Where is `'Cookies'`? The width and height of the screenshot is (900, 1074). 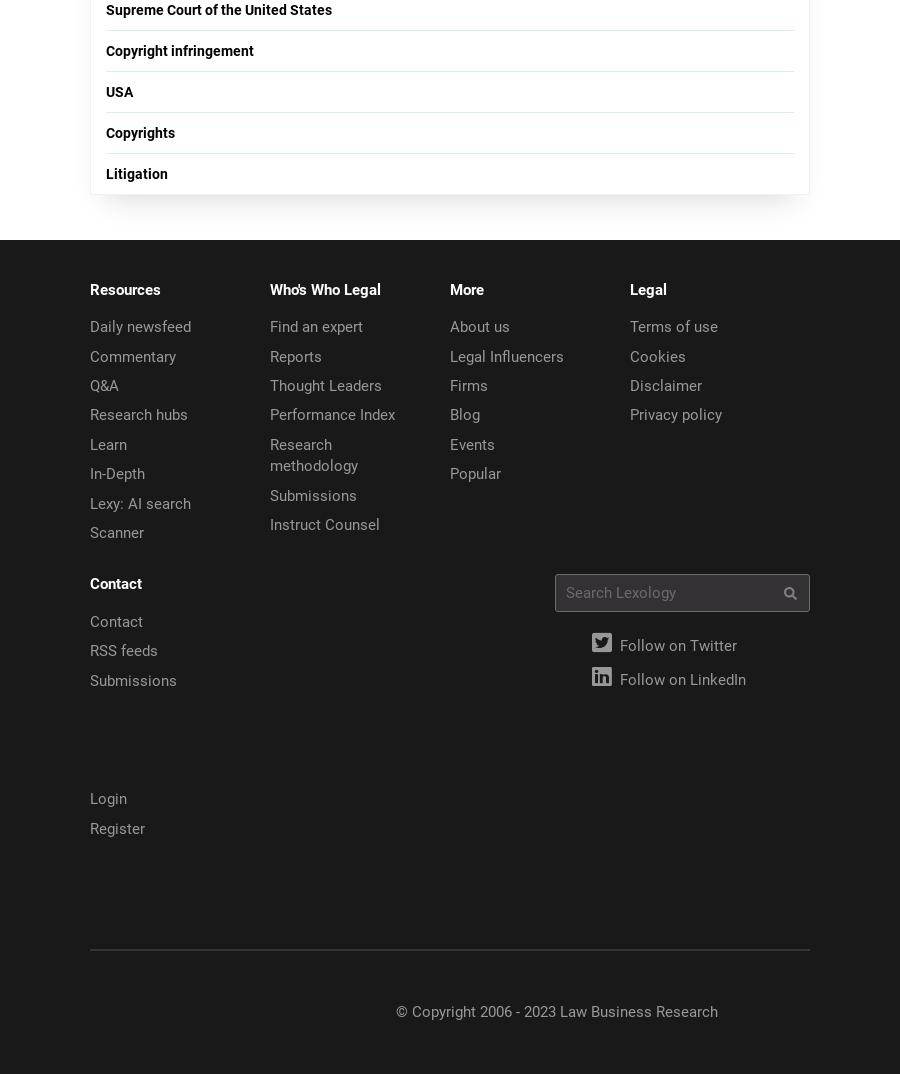
'Cookies' is located at coordinates (657, 355).